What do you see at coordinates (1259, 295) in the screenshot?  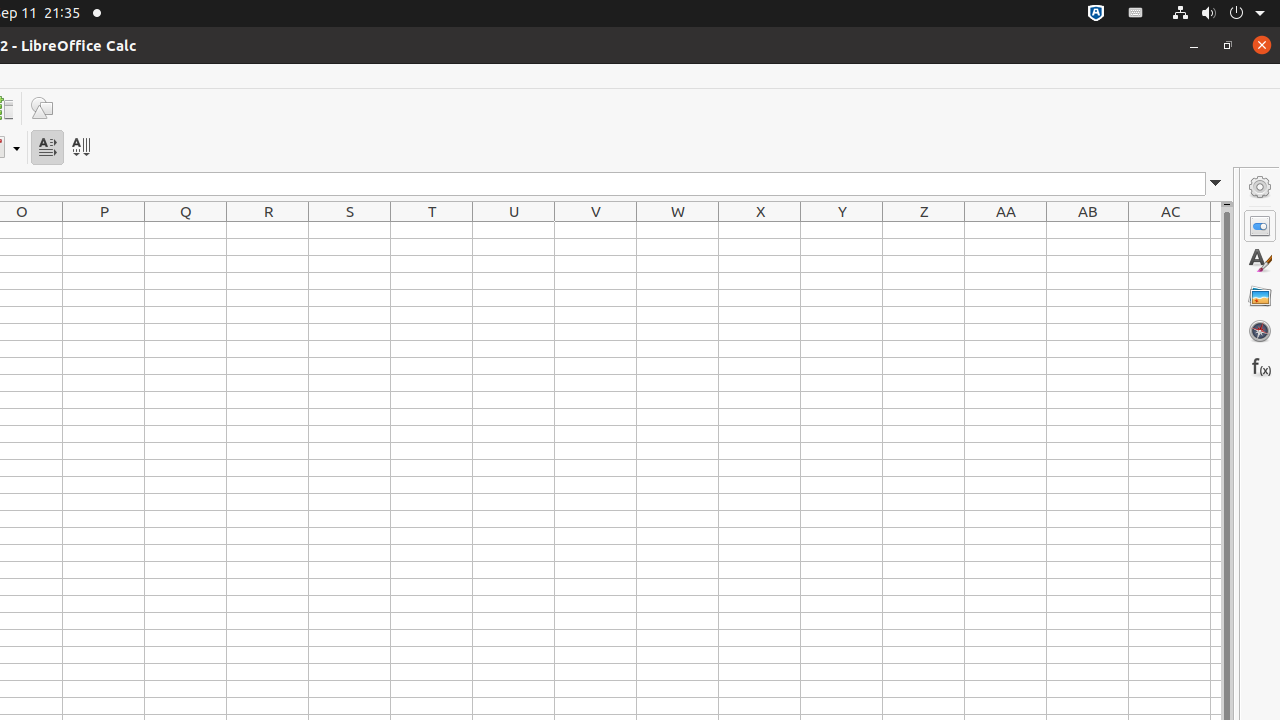 I see `'Gallery'` at bounding box center [1259, 295].